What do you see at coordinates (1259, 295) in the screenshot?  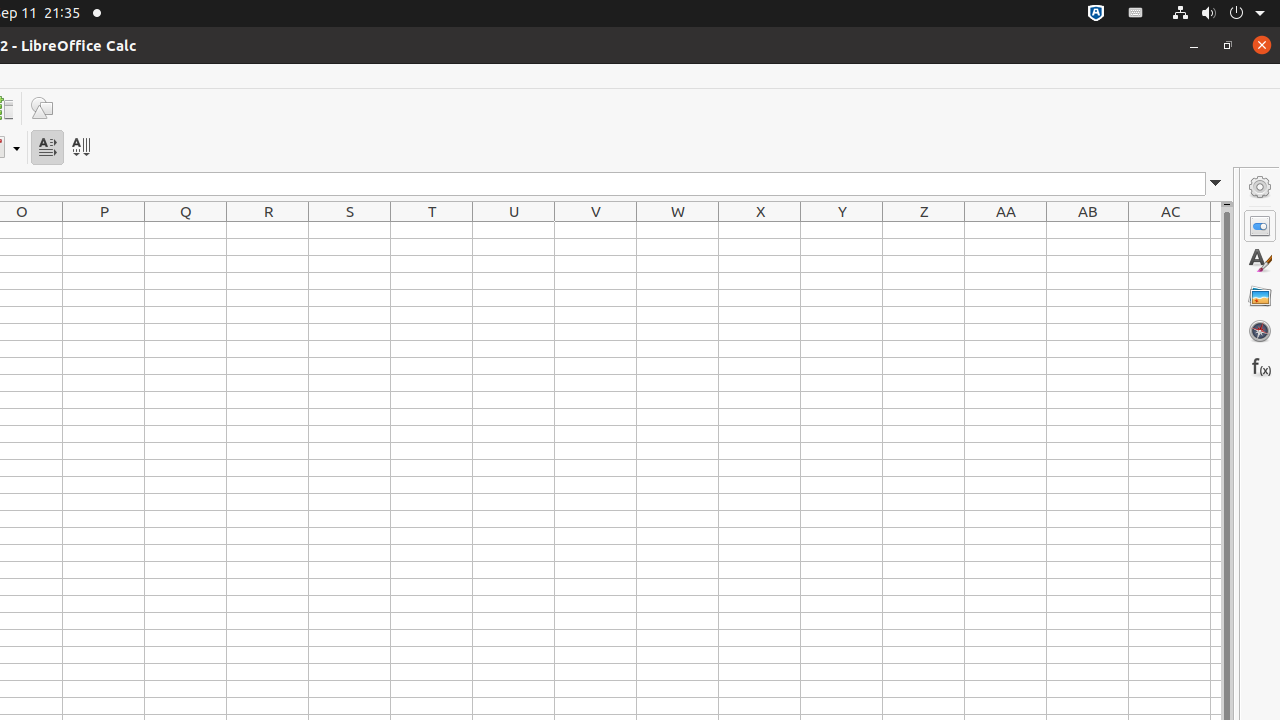 I see `'Gallery'` at bounding box center [1259, 295].